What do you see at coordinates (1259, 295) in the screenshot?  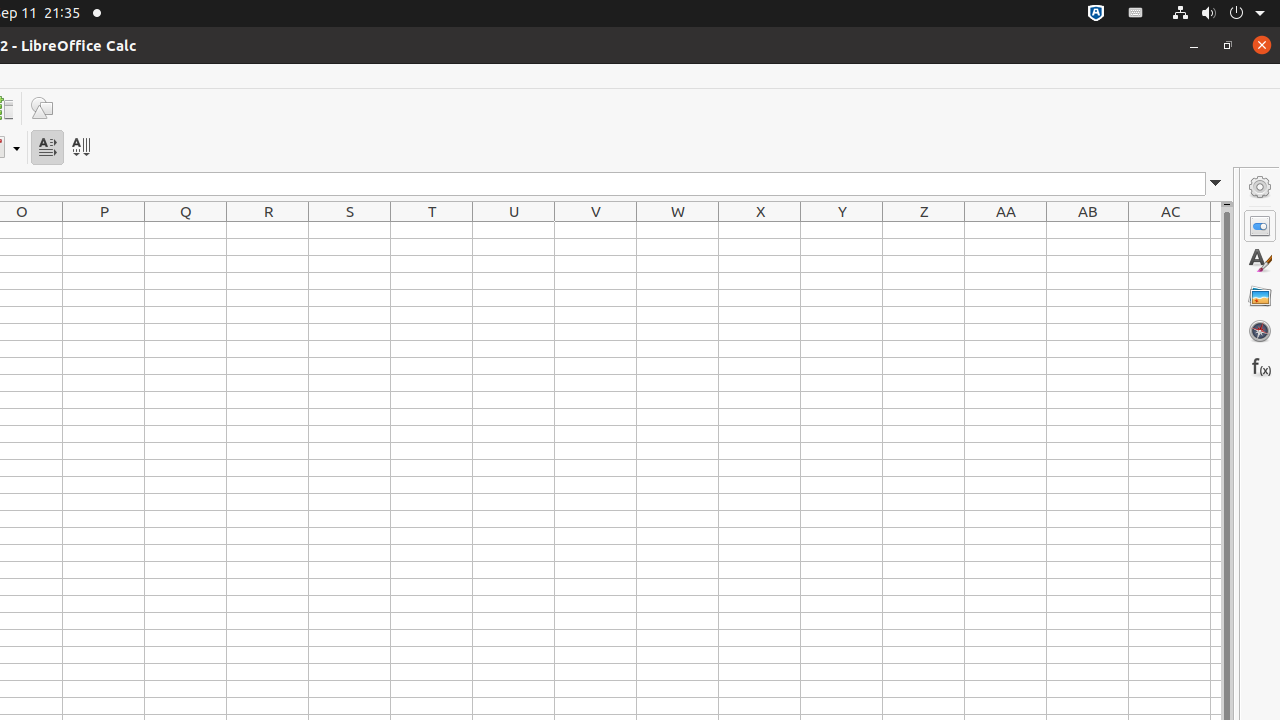 I see `'Gallery'` at bounding box center [1259, 295].